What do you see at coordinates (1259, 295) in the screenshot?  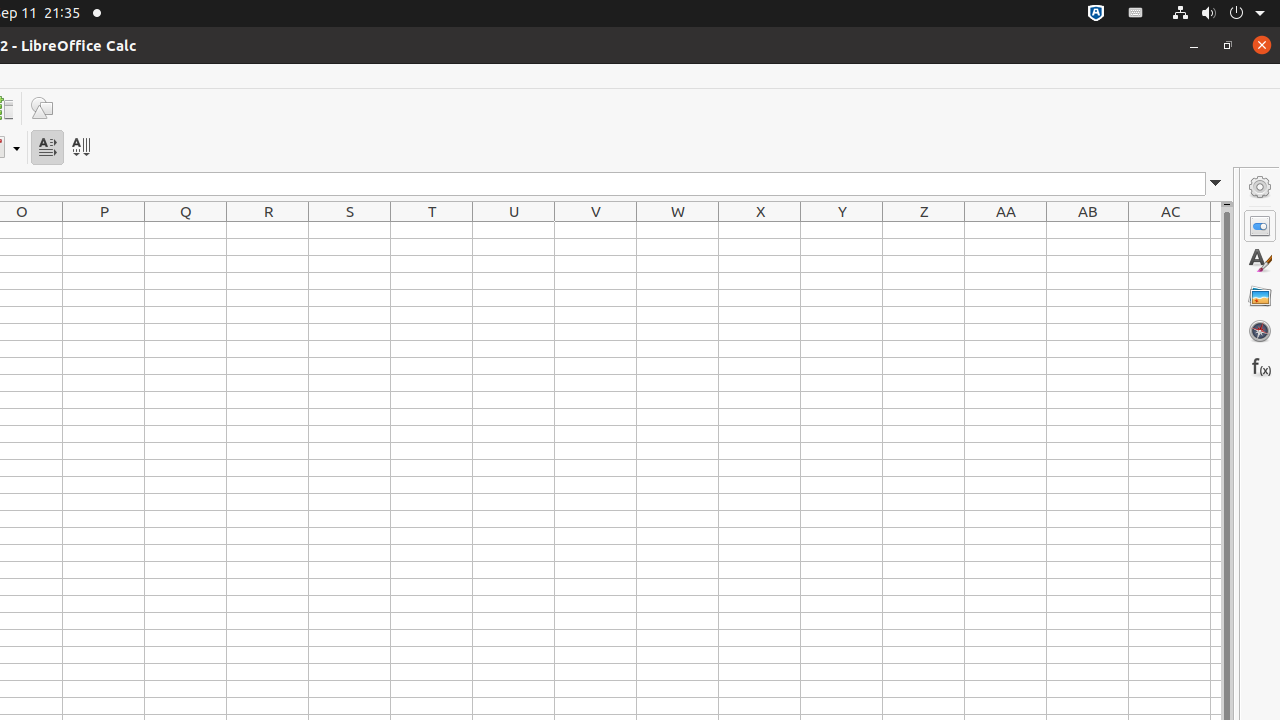 I see `'Gallery'` at bounding box center [1259, 295].